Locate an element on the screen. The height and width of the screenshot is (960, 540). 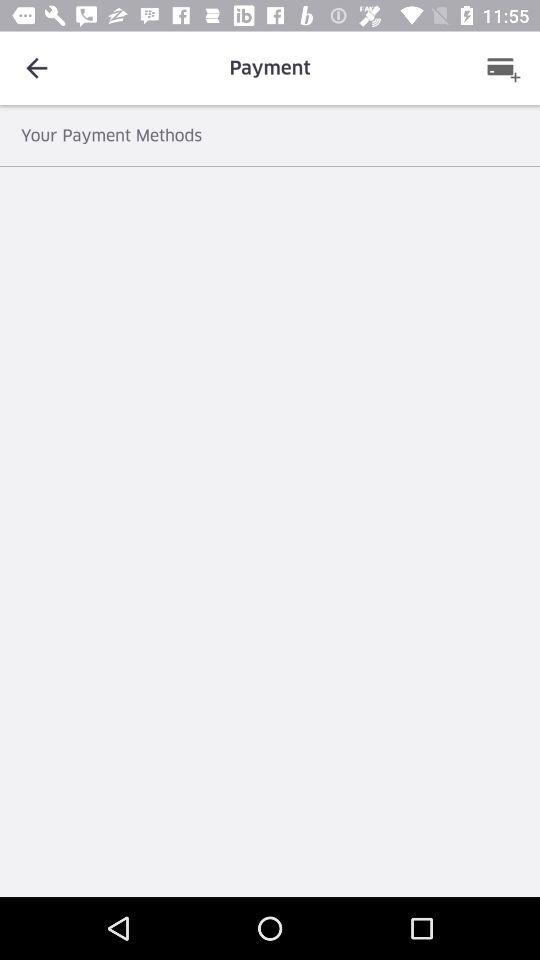
the item at the top left corner is located at coordinates (36, 68).